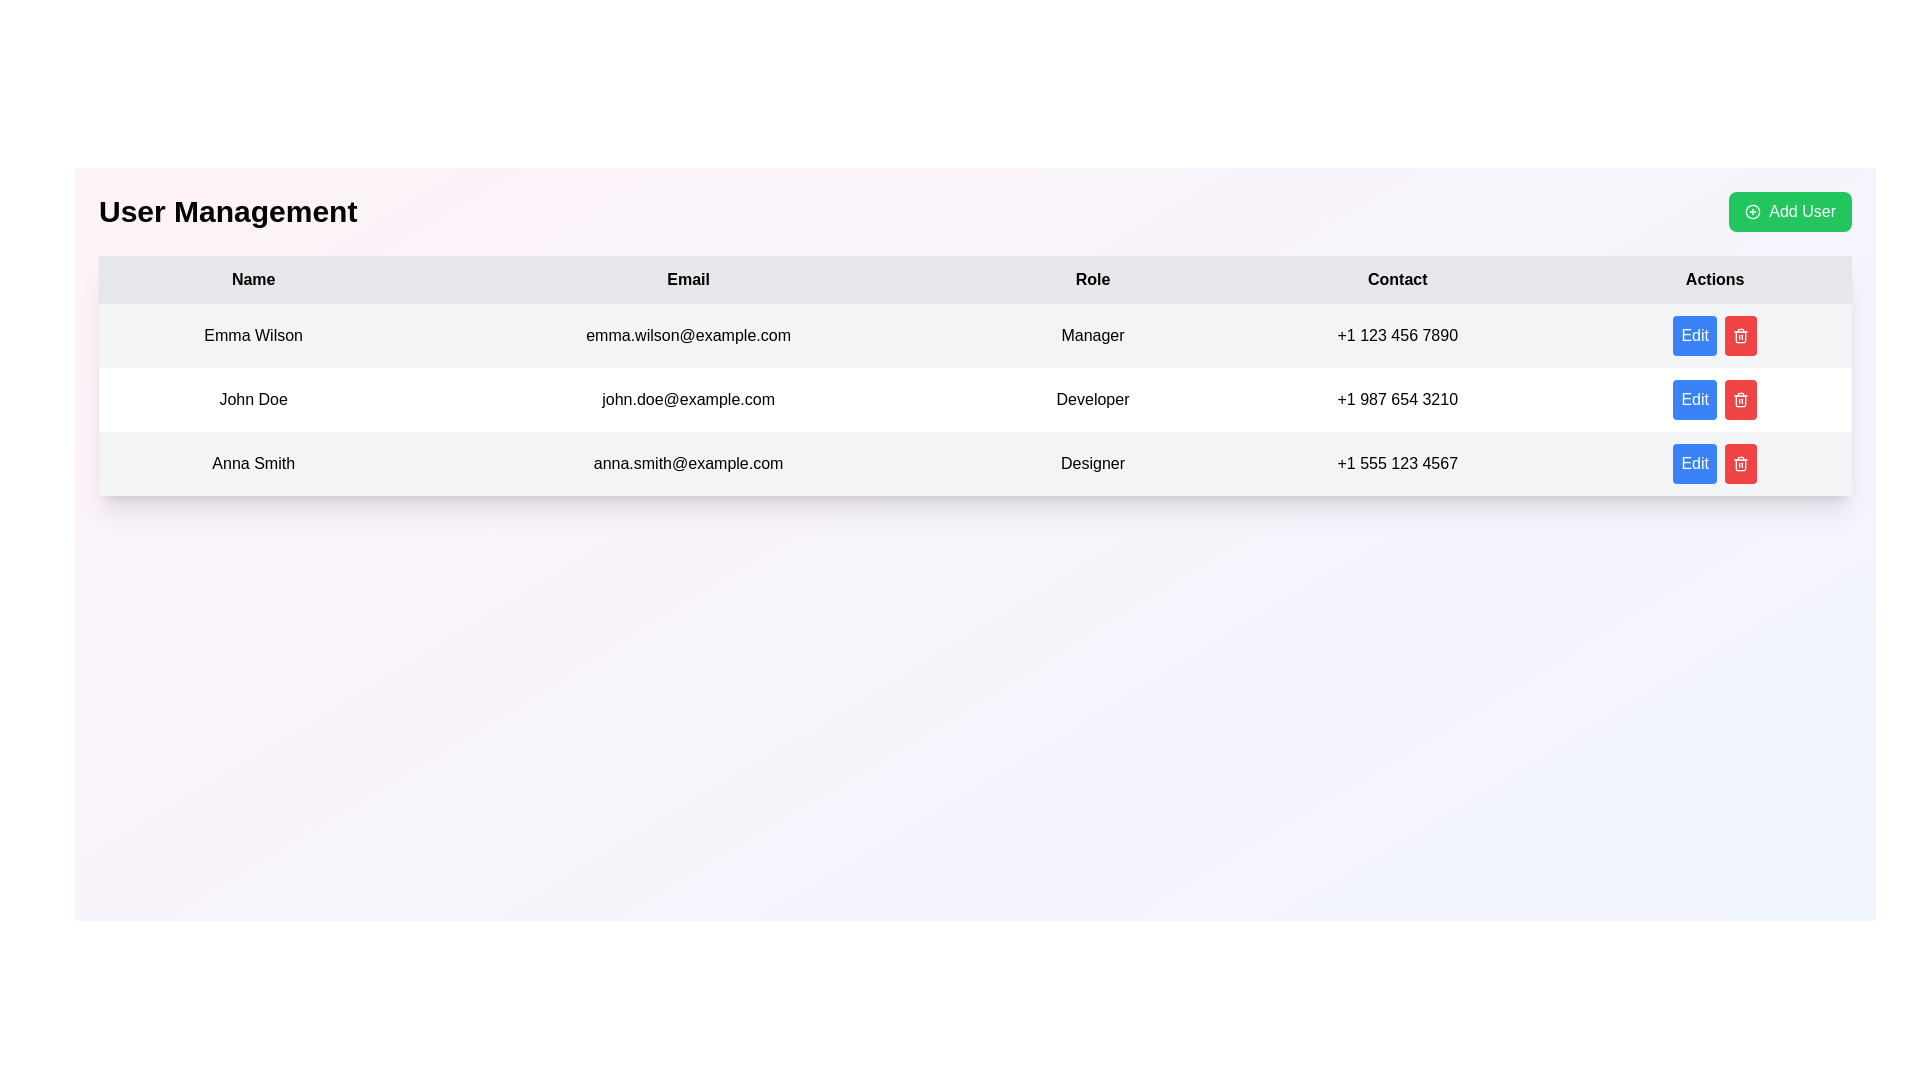 This screenshot has height=1080, width=1920. What do you see at coordinates (1714, 463) in the screenshot?
I see `the edit button for user 'Anna Smith' in the 'Actions' column to observe the hover effect` at bounding box center [1714, 463].